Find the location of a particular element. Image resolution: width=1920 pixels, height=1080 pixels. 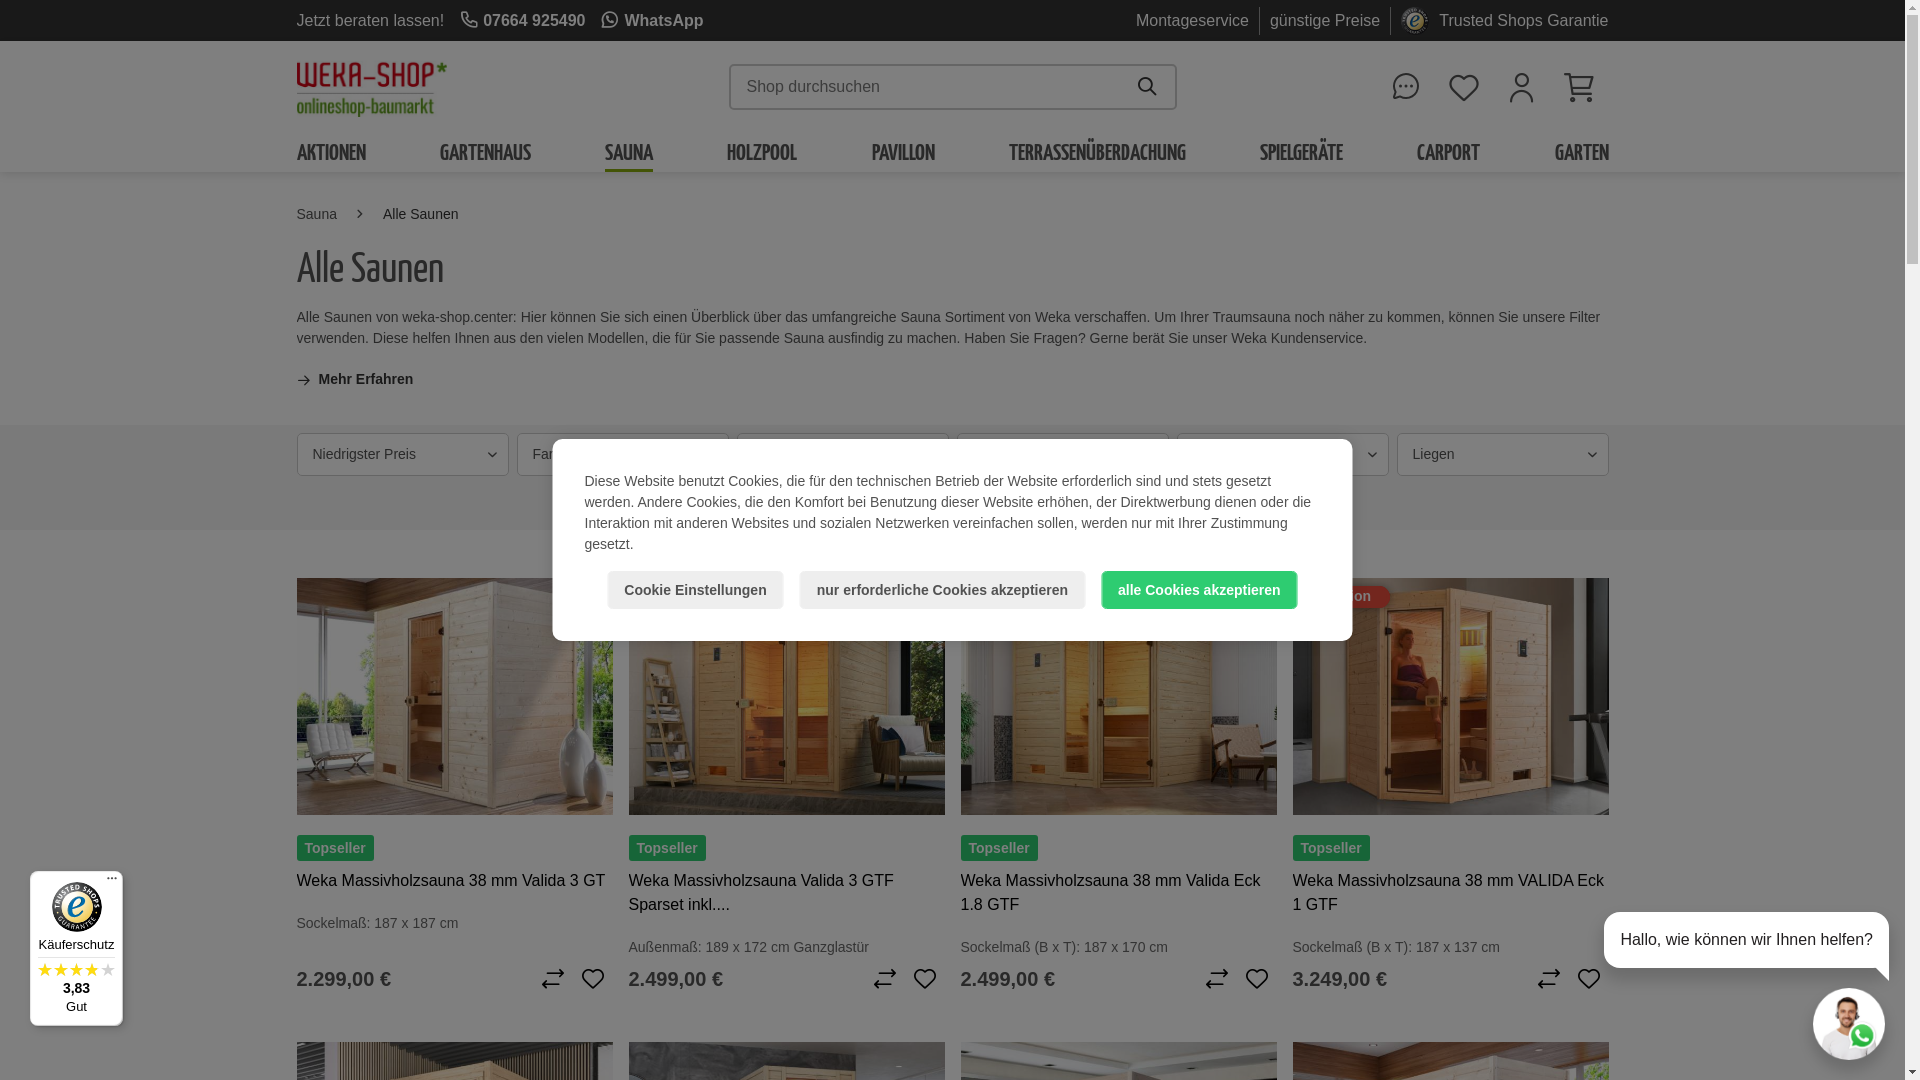

'GARTENHAUS' is located at coordinates (485, 149).